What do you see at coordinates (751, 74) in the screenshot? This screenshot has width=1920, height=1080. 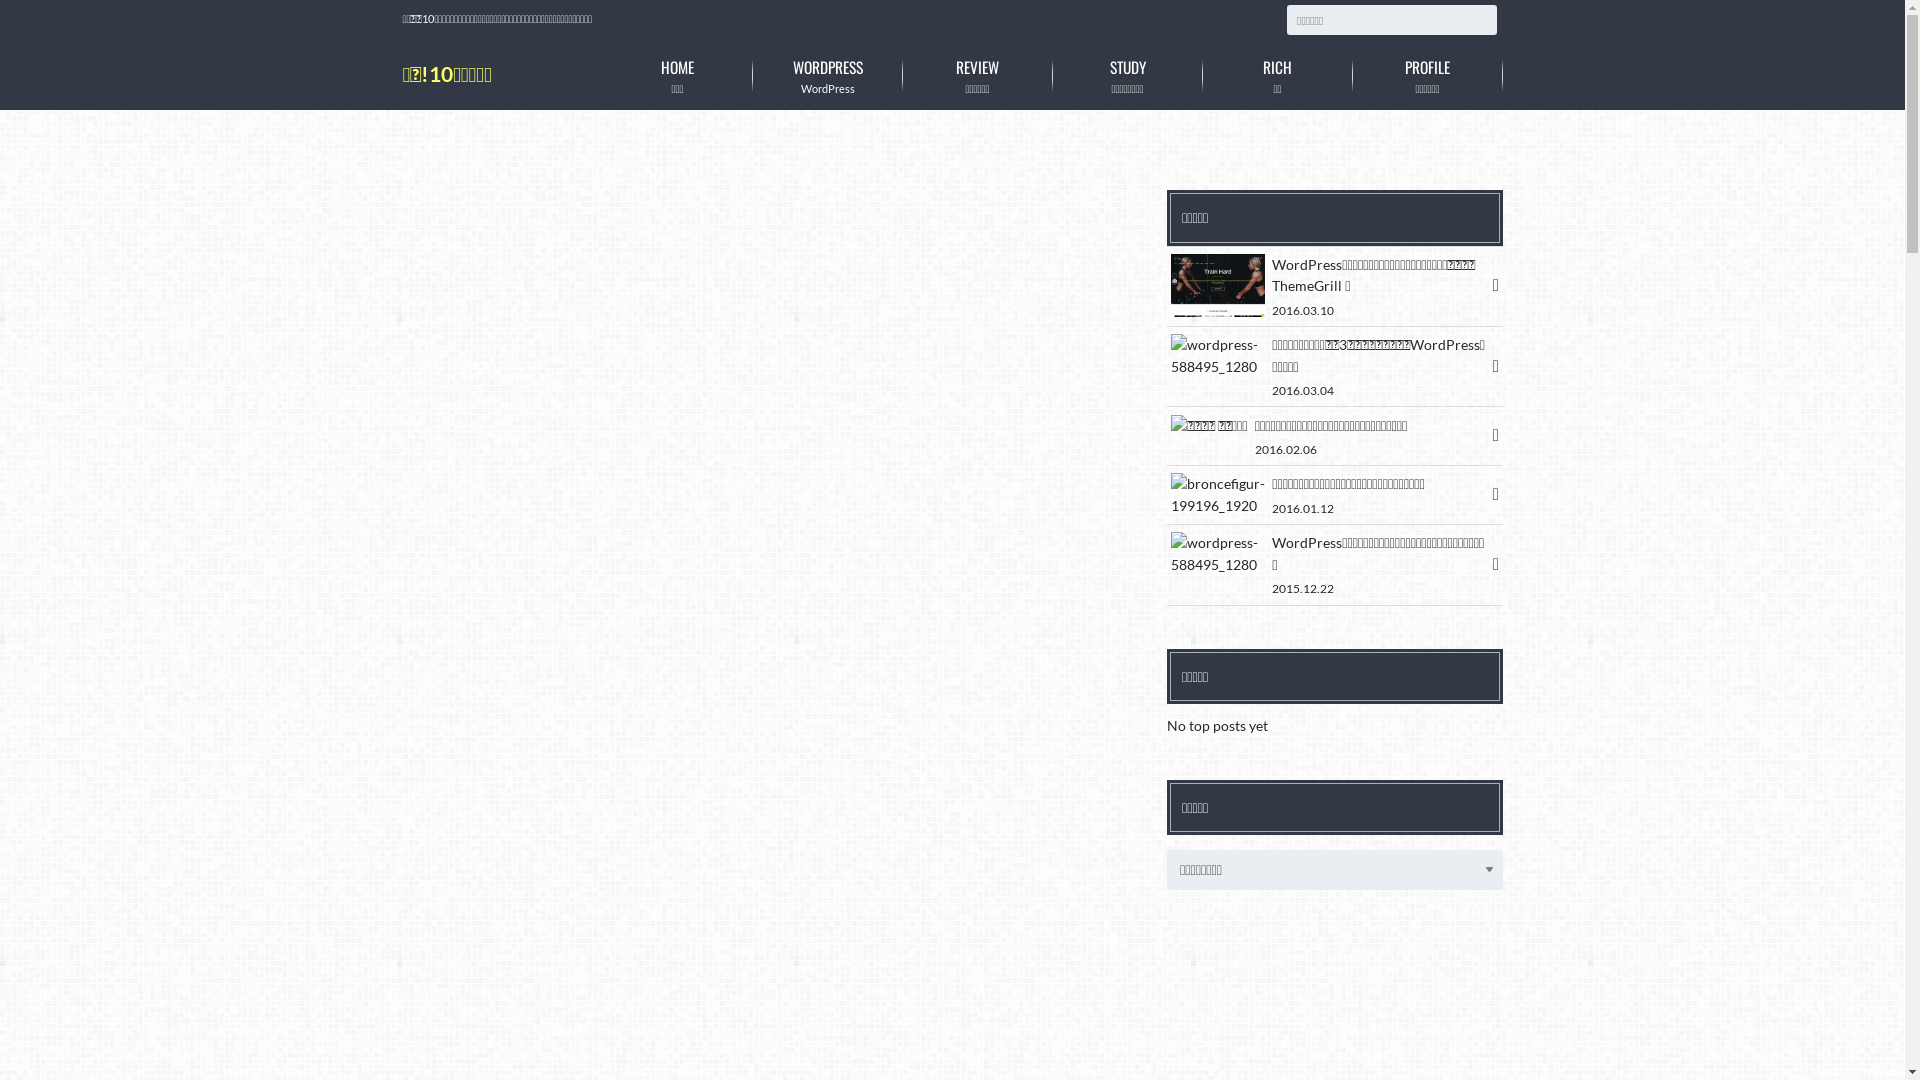 I see `'WordPress` at bounding box center [751, 74].